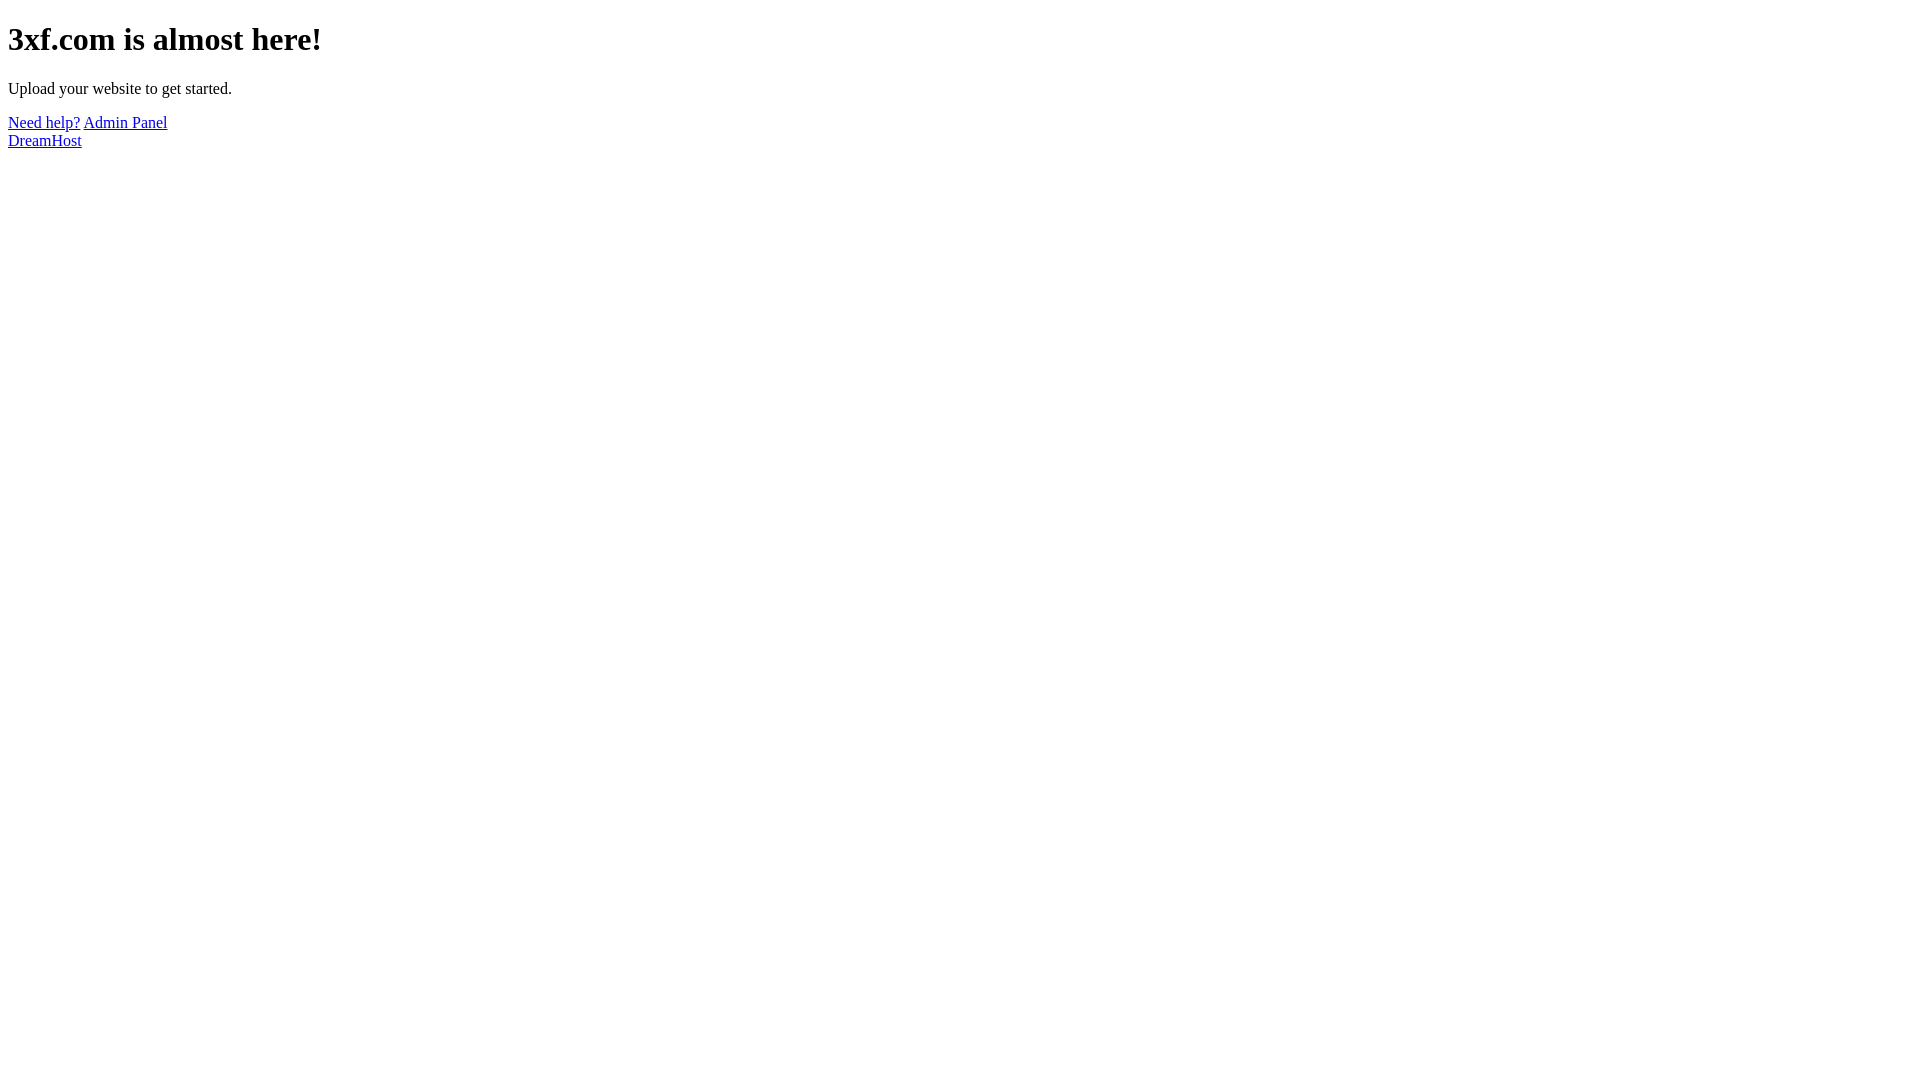 The image size is (1920, 1080). Describe the element at coordinates (8, 122) in the screenshot. I see `'Need help?'` at that location.